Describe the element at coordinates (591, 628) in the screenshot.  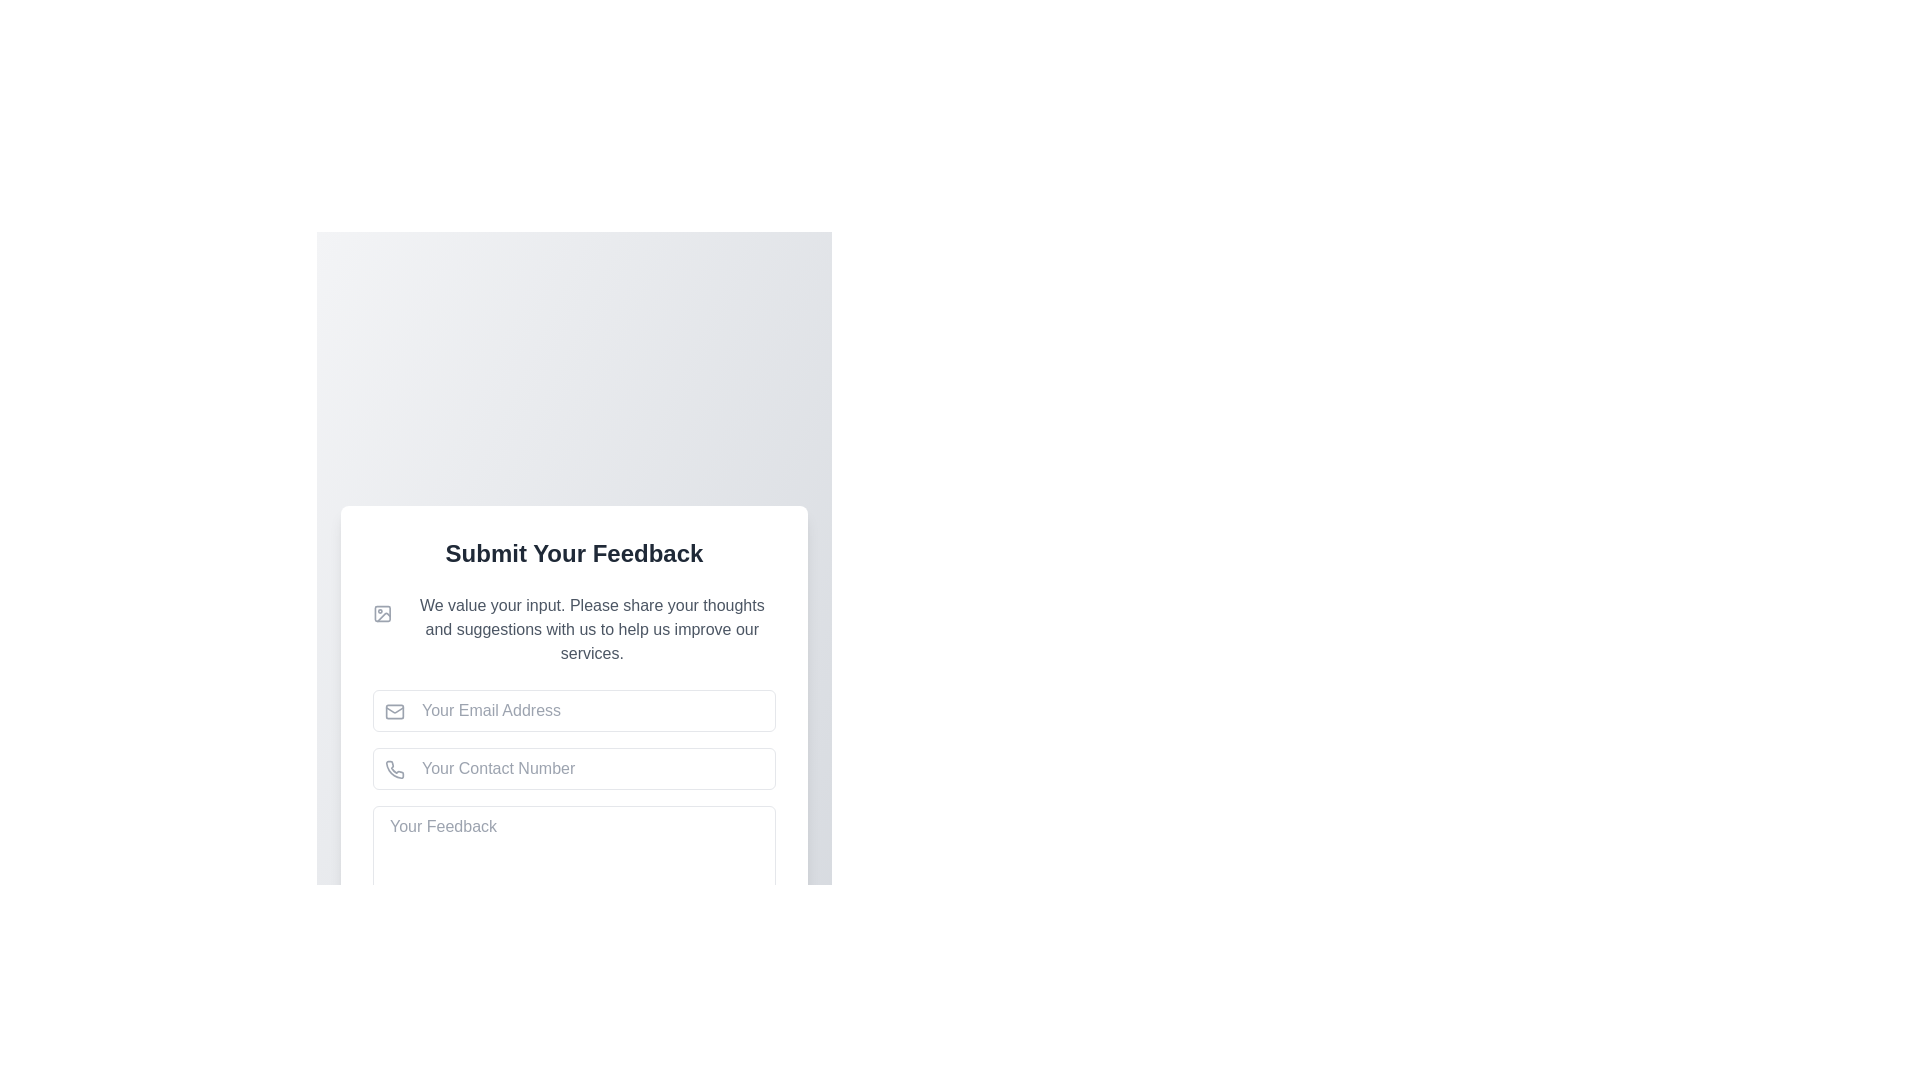
I see `the Informational Text Block located below the 'Submit Your Feedback' heading in the feedback form interface` at that location.